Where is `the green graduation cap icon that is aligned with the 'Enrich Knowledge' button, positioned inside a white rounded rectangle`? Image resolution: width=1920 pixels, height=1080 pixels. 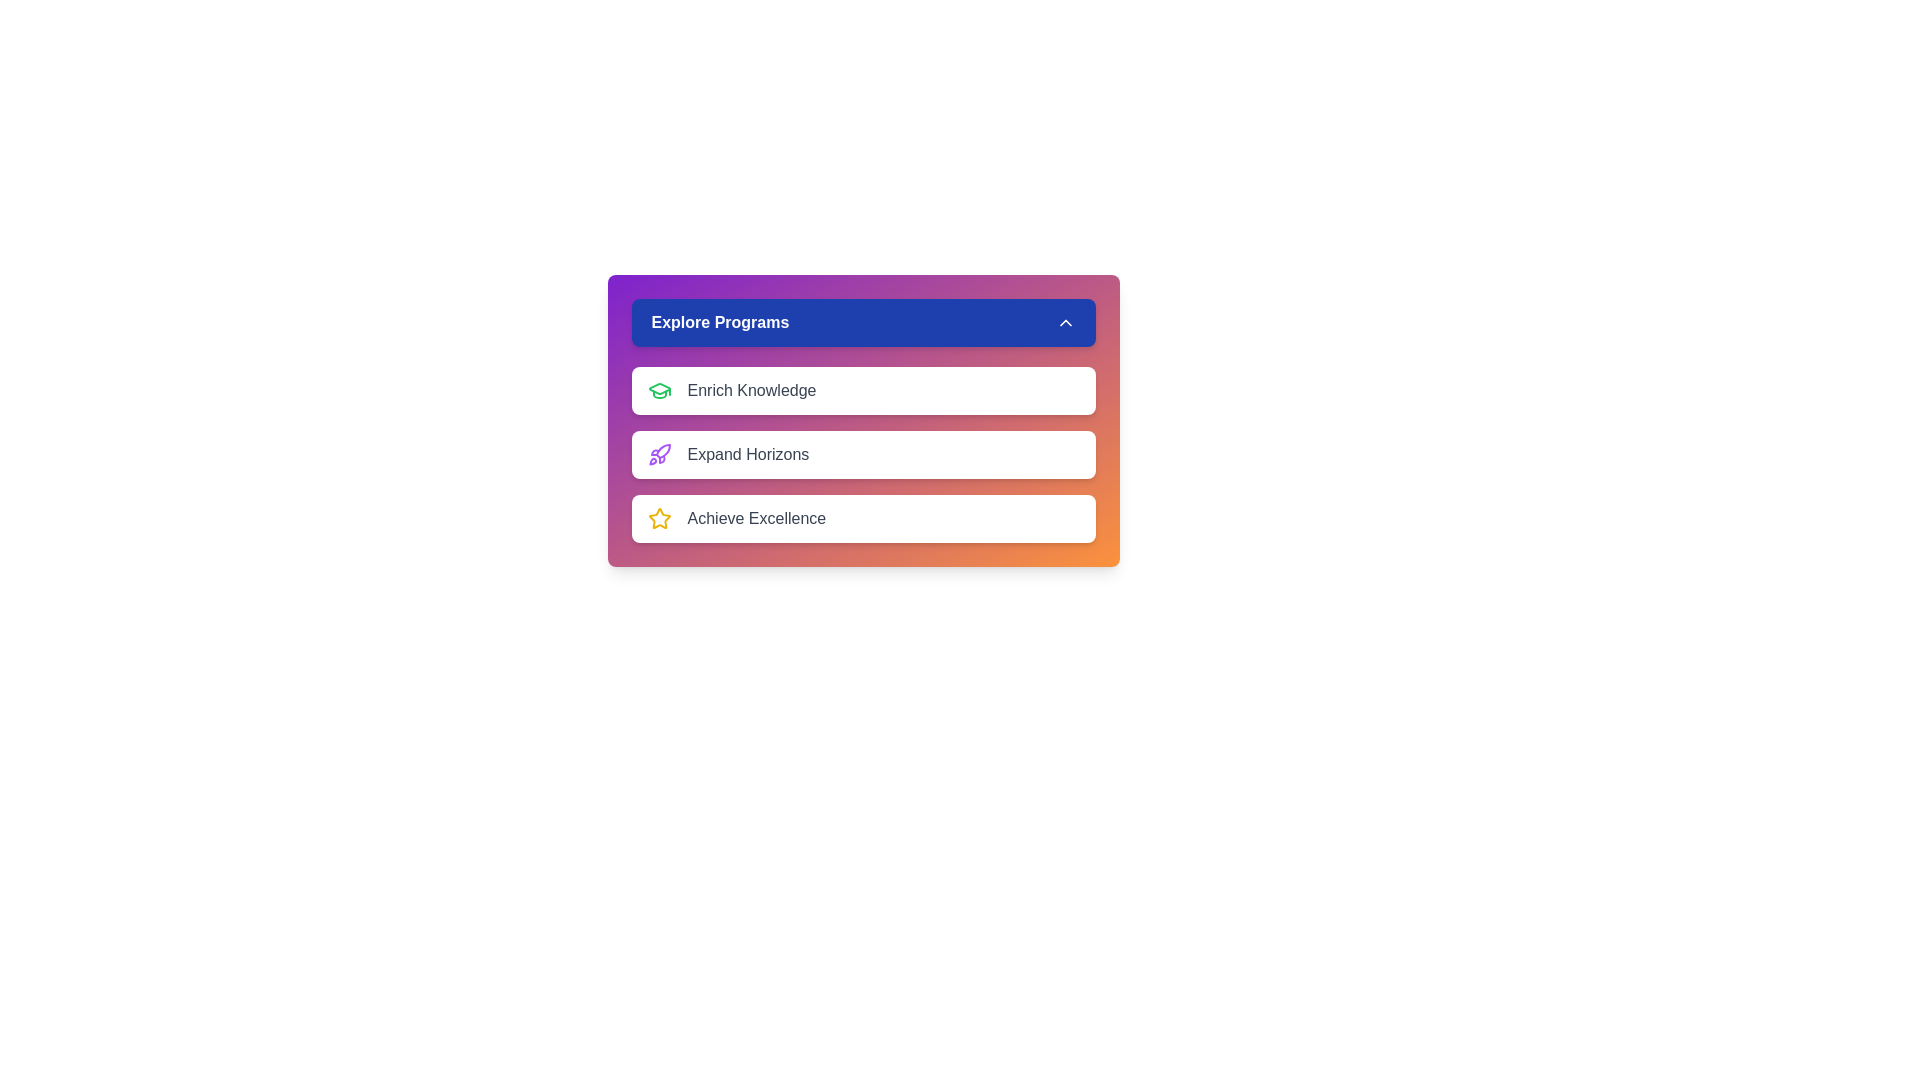 the green graduation cap icon that is aligned with the 'Enrich Knowledge' button, positioned inside a white rounded rectangle is located at coordinates (659, 390).